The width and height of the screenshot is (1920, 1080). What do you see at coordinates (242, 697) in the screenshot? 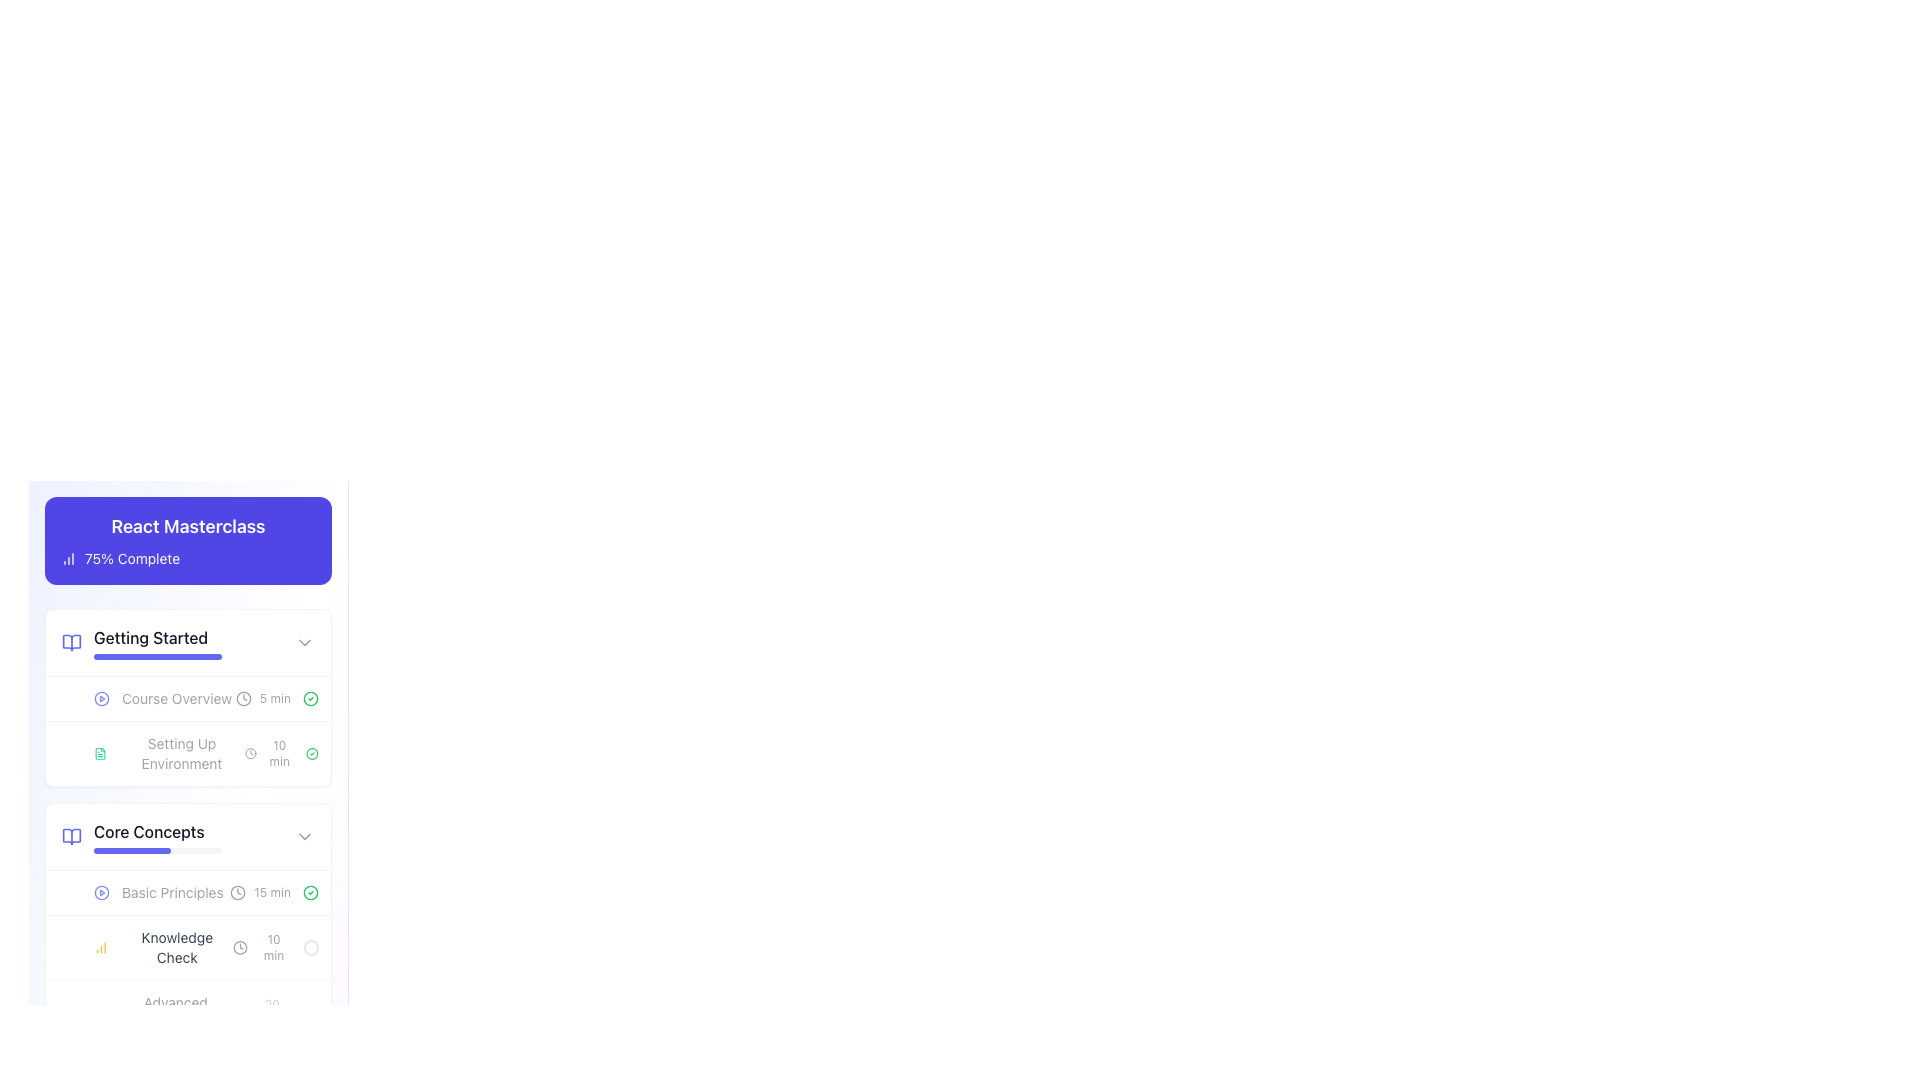
I see `the SVG Circle in the clock icon indicating time duration, which is adjacent to the text line displaying '5 min' in the 'Course Overview' lesson module` at bounding box center [242, 697].